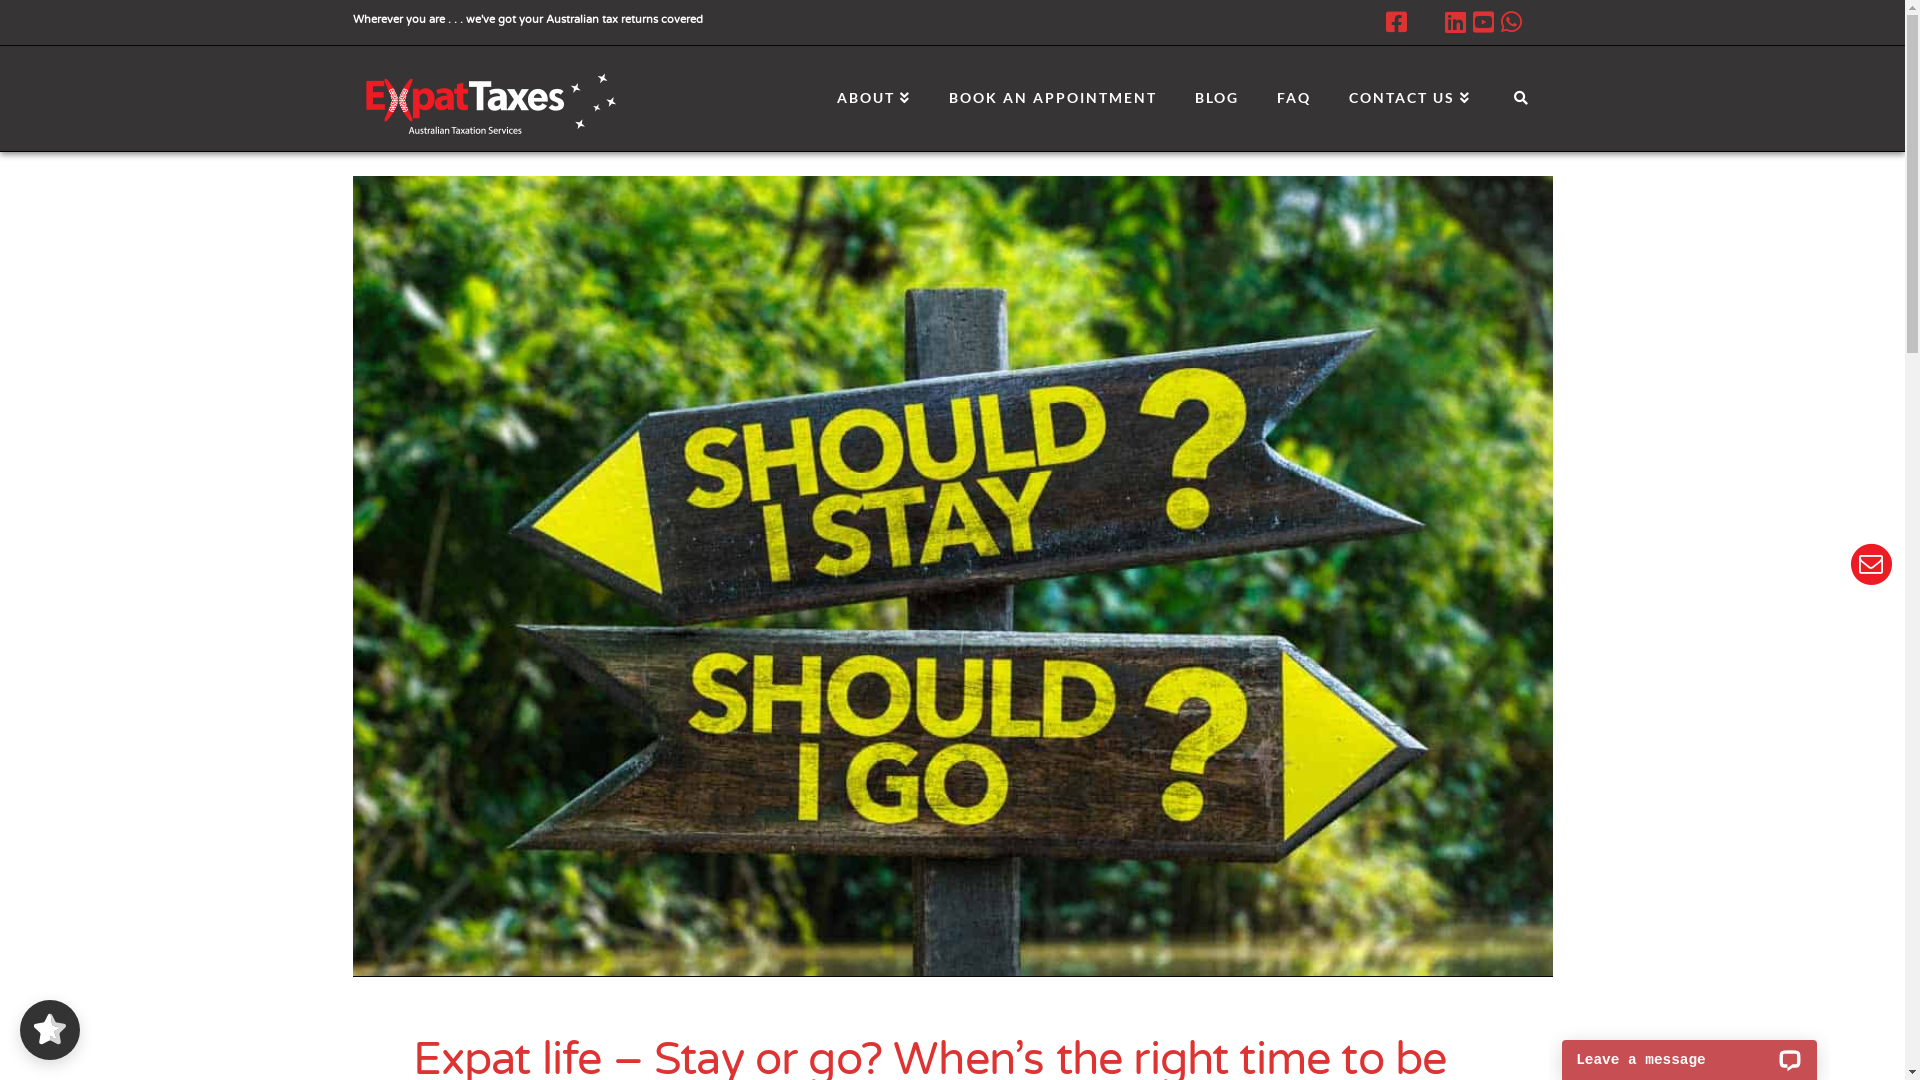  Describe the element at coordinates (873, 91) in the screenshot. I see `'ABOUT'` at that location.